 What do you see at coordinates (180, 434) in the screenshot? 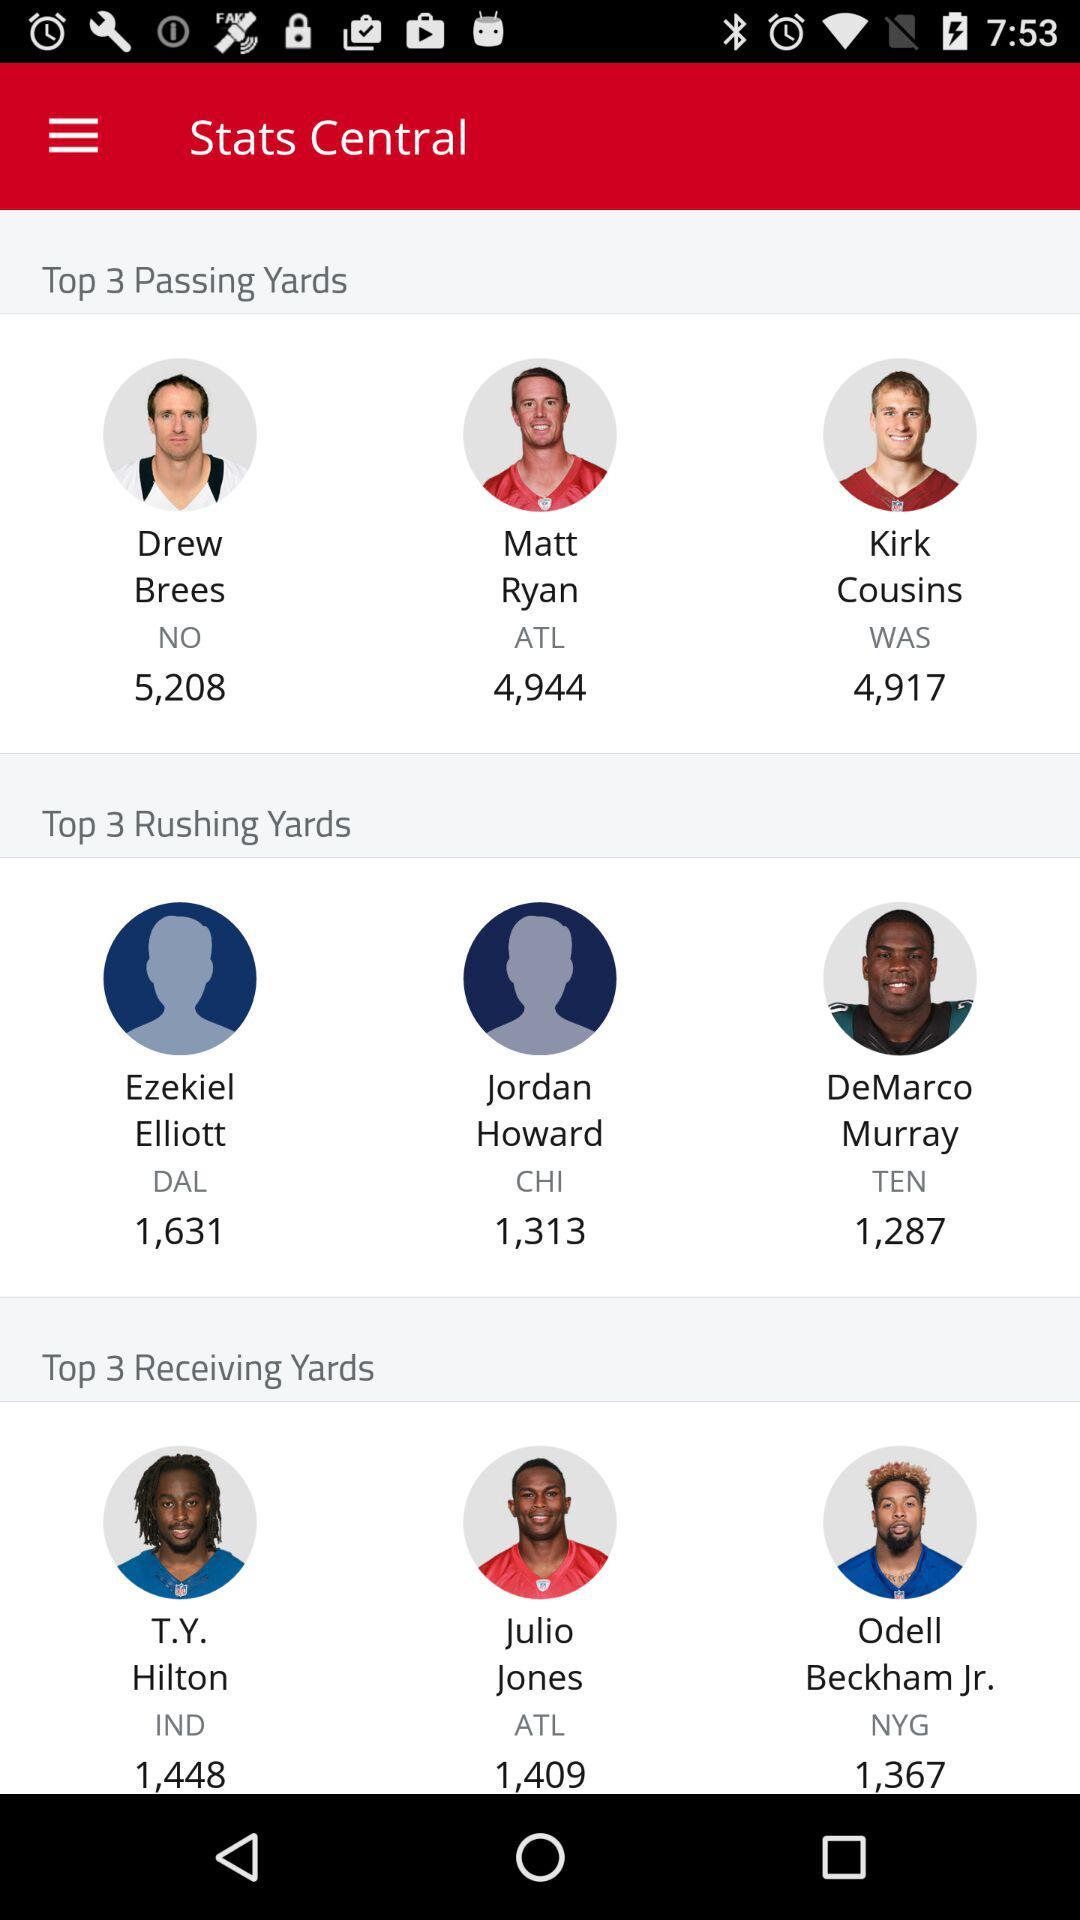
I see `open profile` at bounding box center [180, 434].